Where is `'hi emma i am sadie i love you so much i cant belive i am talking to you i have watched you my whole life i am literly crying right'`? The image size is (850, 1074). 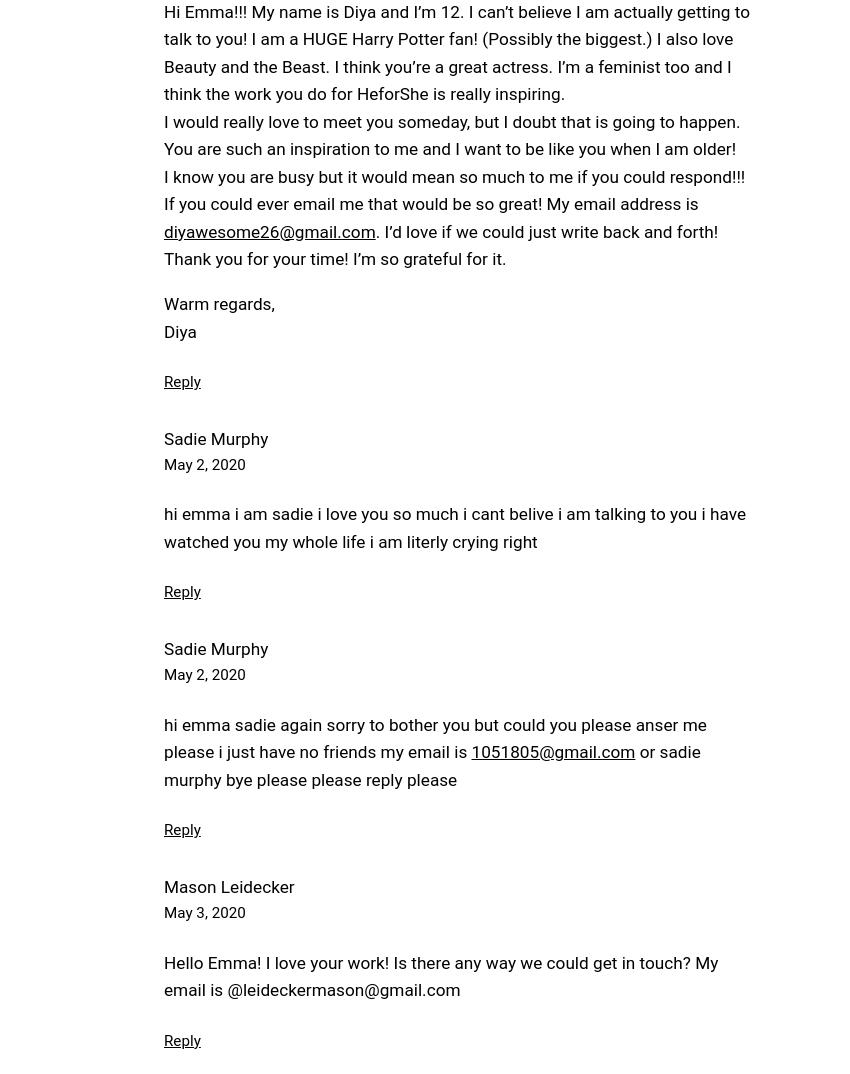 'hi emma i am sadie i love you so much i cant belive i am talking to you i have watched you my whole life i am literly crying right' is located at coordinates (454, 527).